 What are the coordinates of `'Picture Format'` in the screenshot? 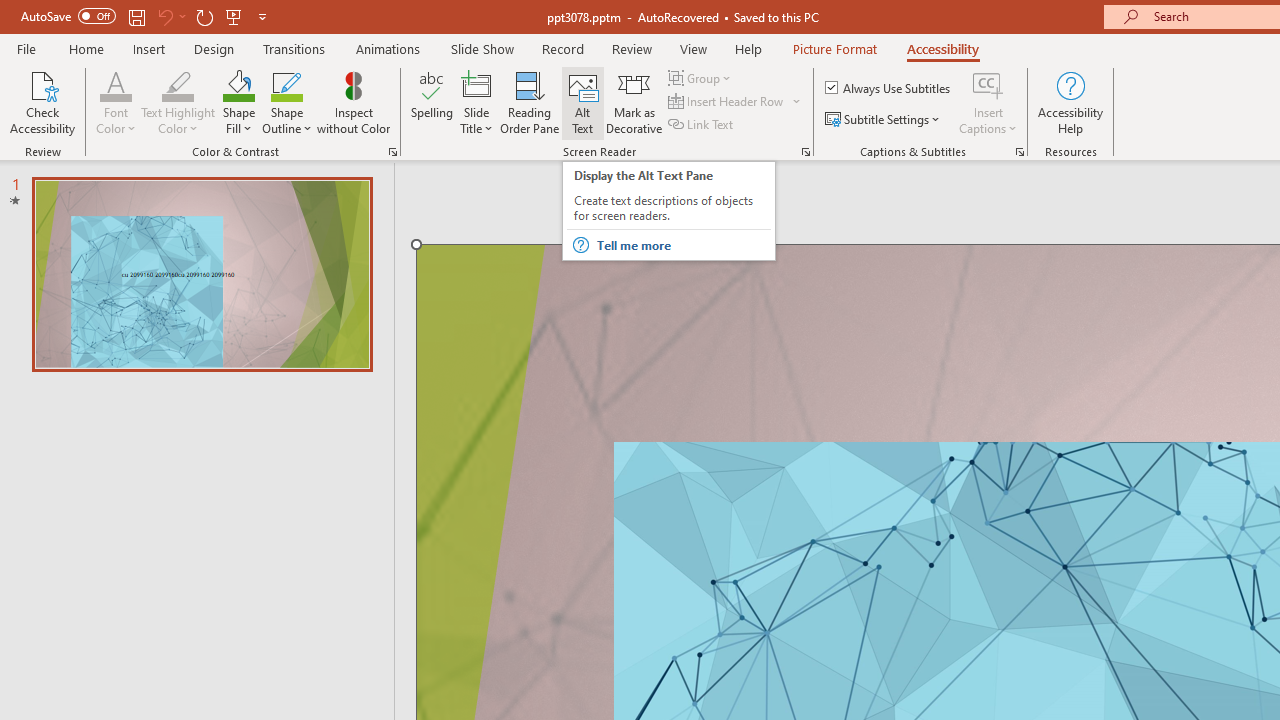 It's located at (835, 48).